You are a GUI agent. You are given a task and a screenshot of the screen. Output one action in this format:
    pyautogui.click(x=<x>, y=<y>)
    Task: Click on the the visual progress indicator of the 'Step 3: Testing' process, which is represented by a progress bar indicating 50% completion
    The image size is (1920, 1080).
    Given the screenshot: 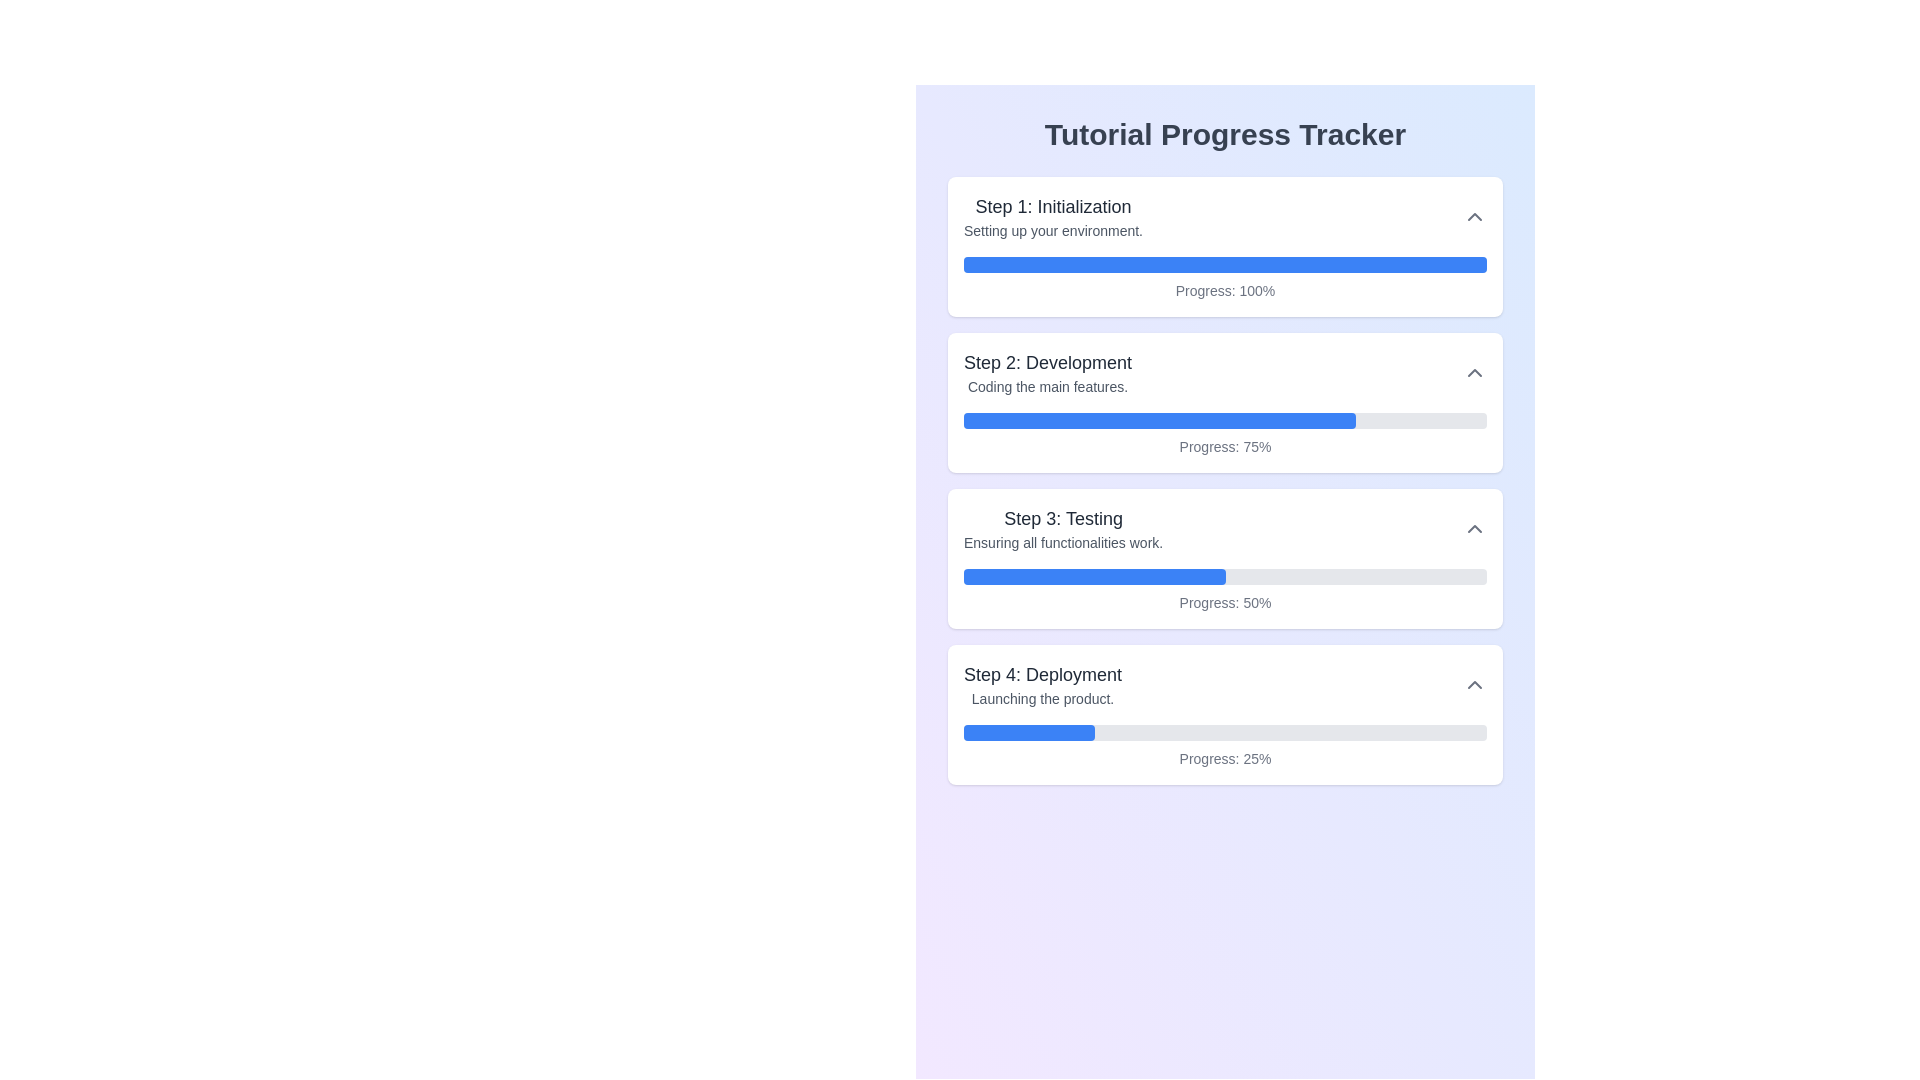 What is the action you would take?
    pyautogui.click(x=1224, y=589)
    